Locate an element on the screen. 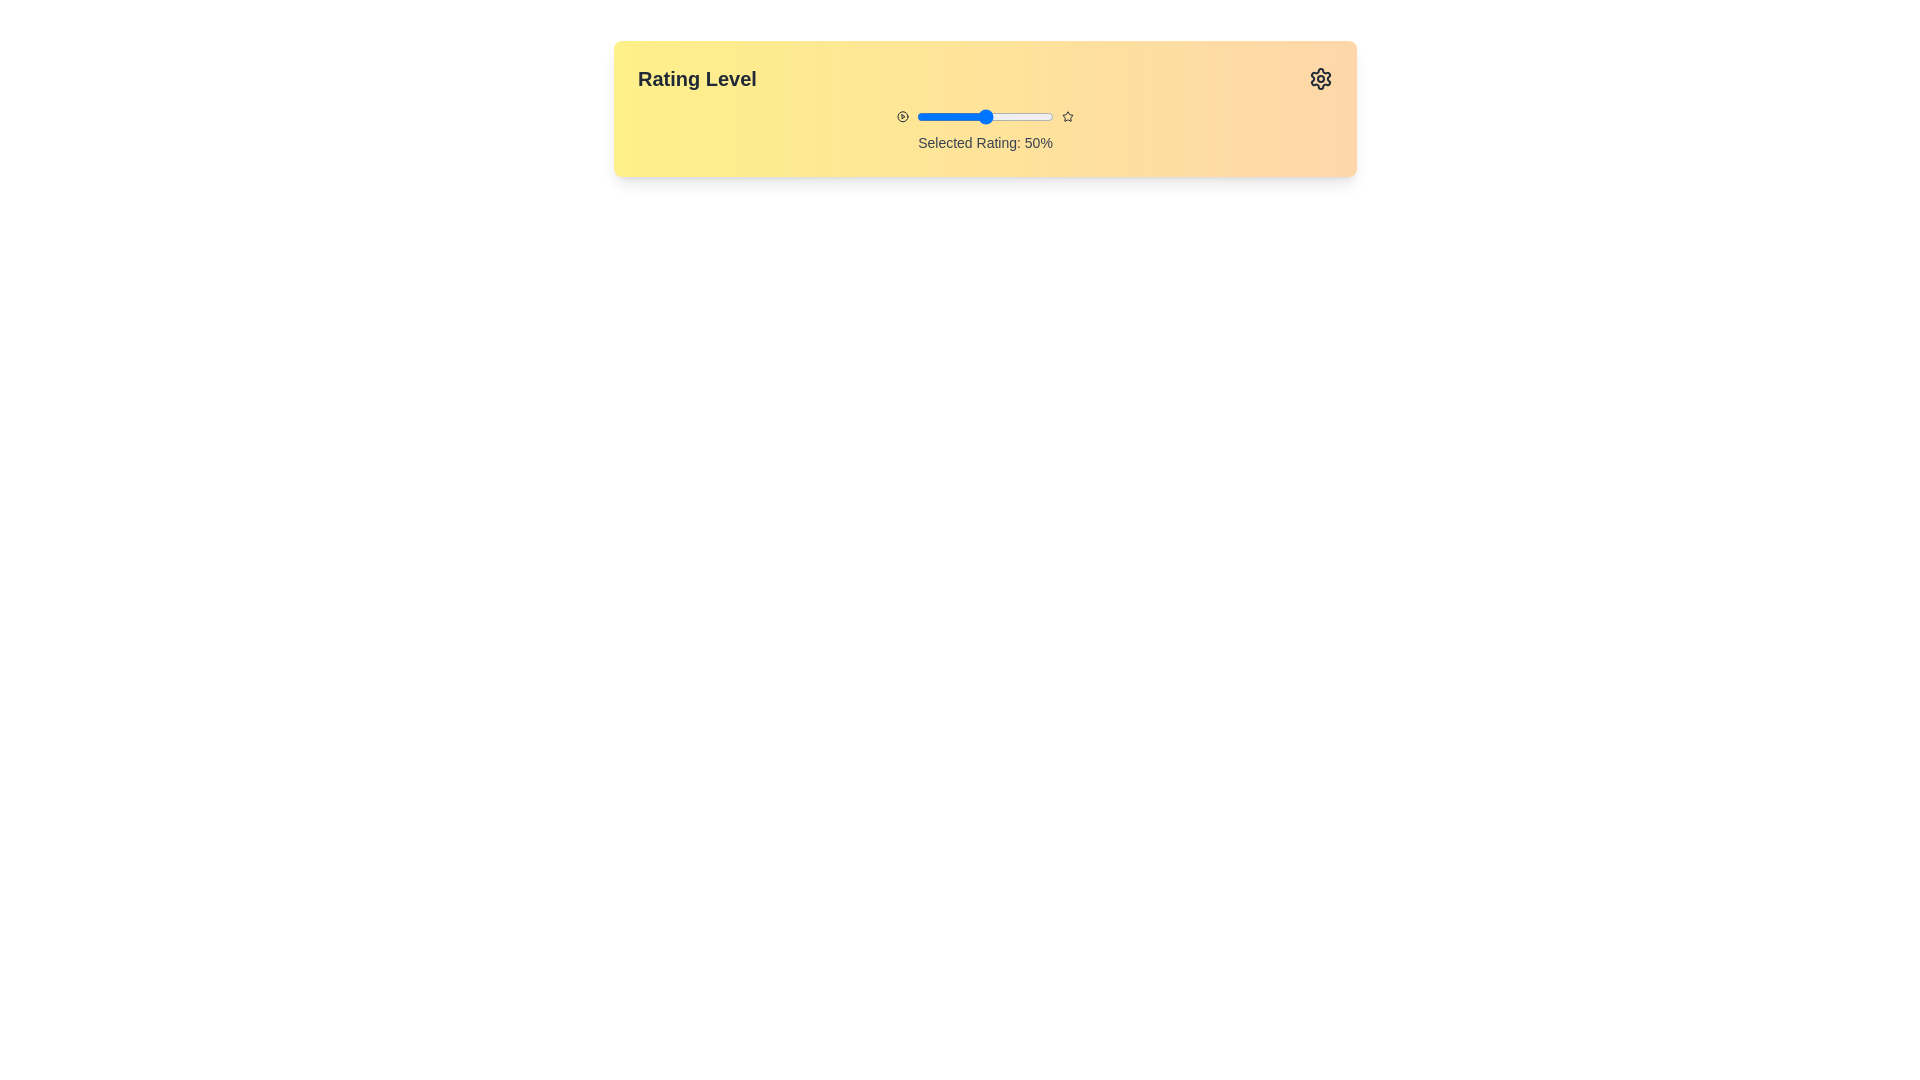  the rightmost icon in the horizontal arrangement of icons and controls, which is likely used for rating or star-based interactions is located at coordinates (1066, 116).